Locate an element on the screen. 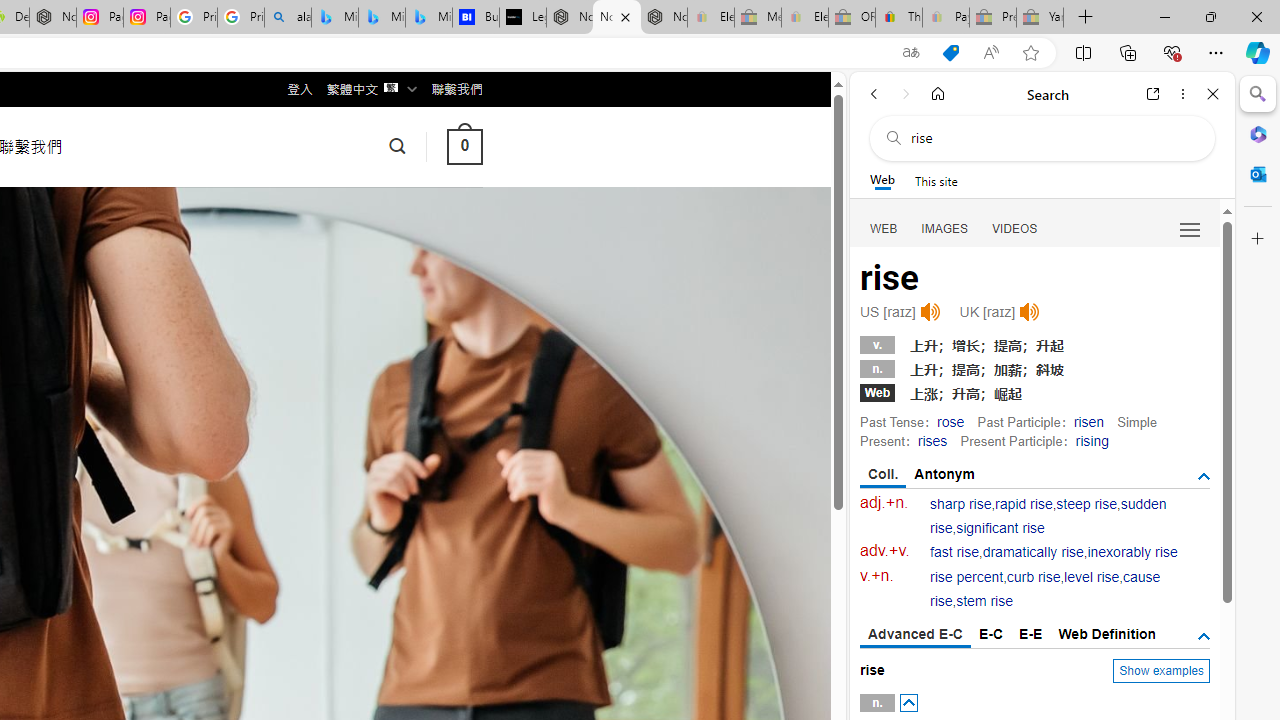 Image resolution: width=1280 pixels, height=720 pixels. 'stem rise' is located at coordinates (984, 600).